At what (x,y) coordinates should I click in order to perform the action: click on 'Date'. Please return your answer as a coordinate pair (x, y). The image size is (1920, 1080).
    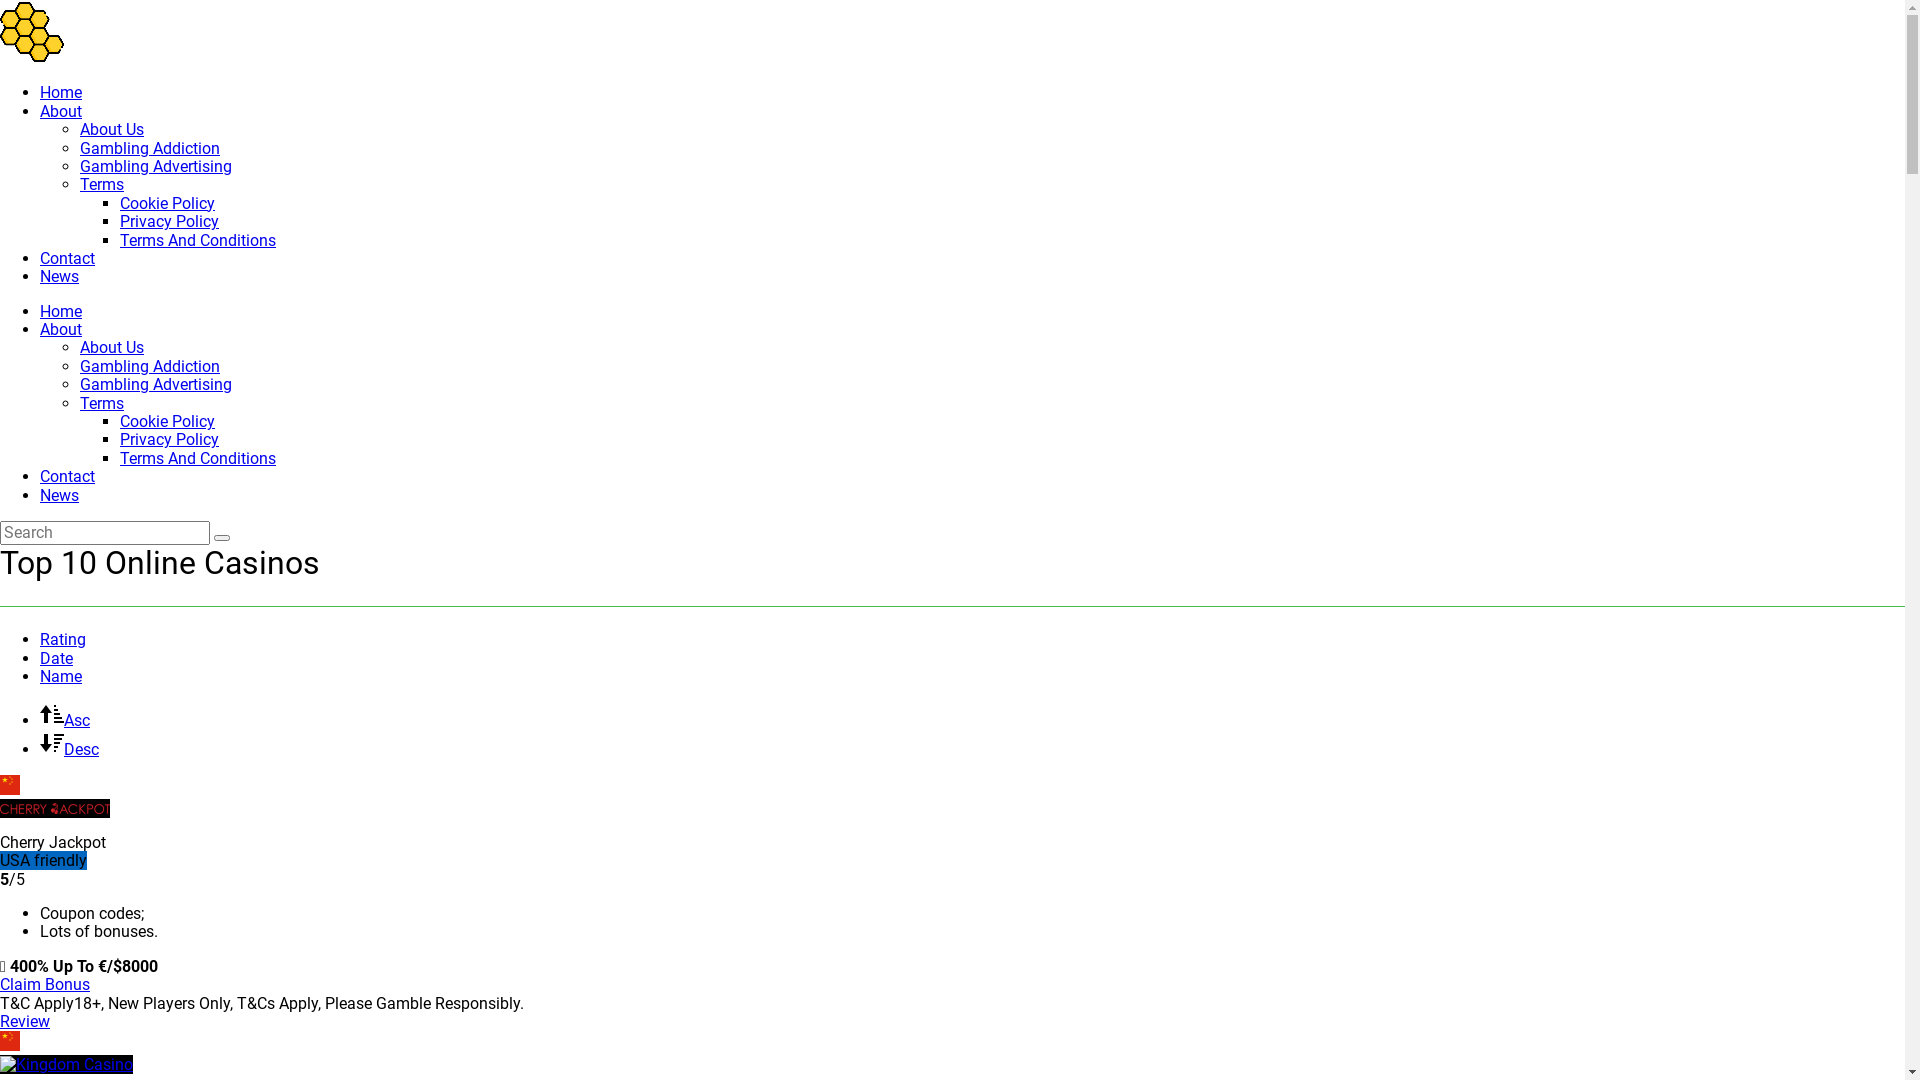
    Looking at the image, I should click on (56, 658).